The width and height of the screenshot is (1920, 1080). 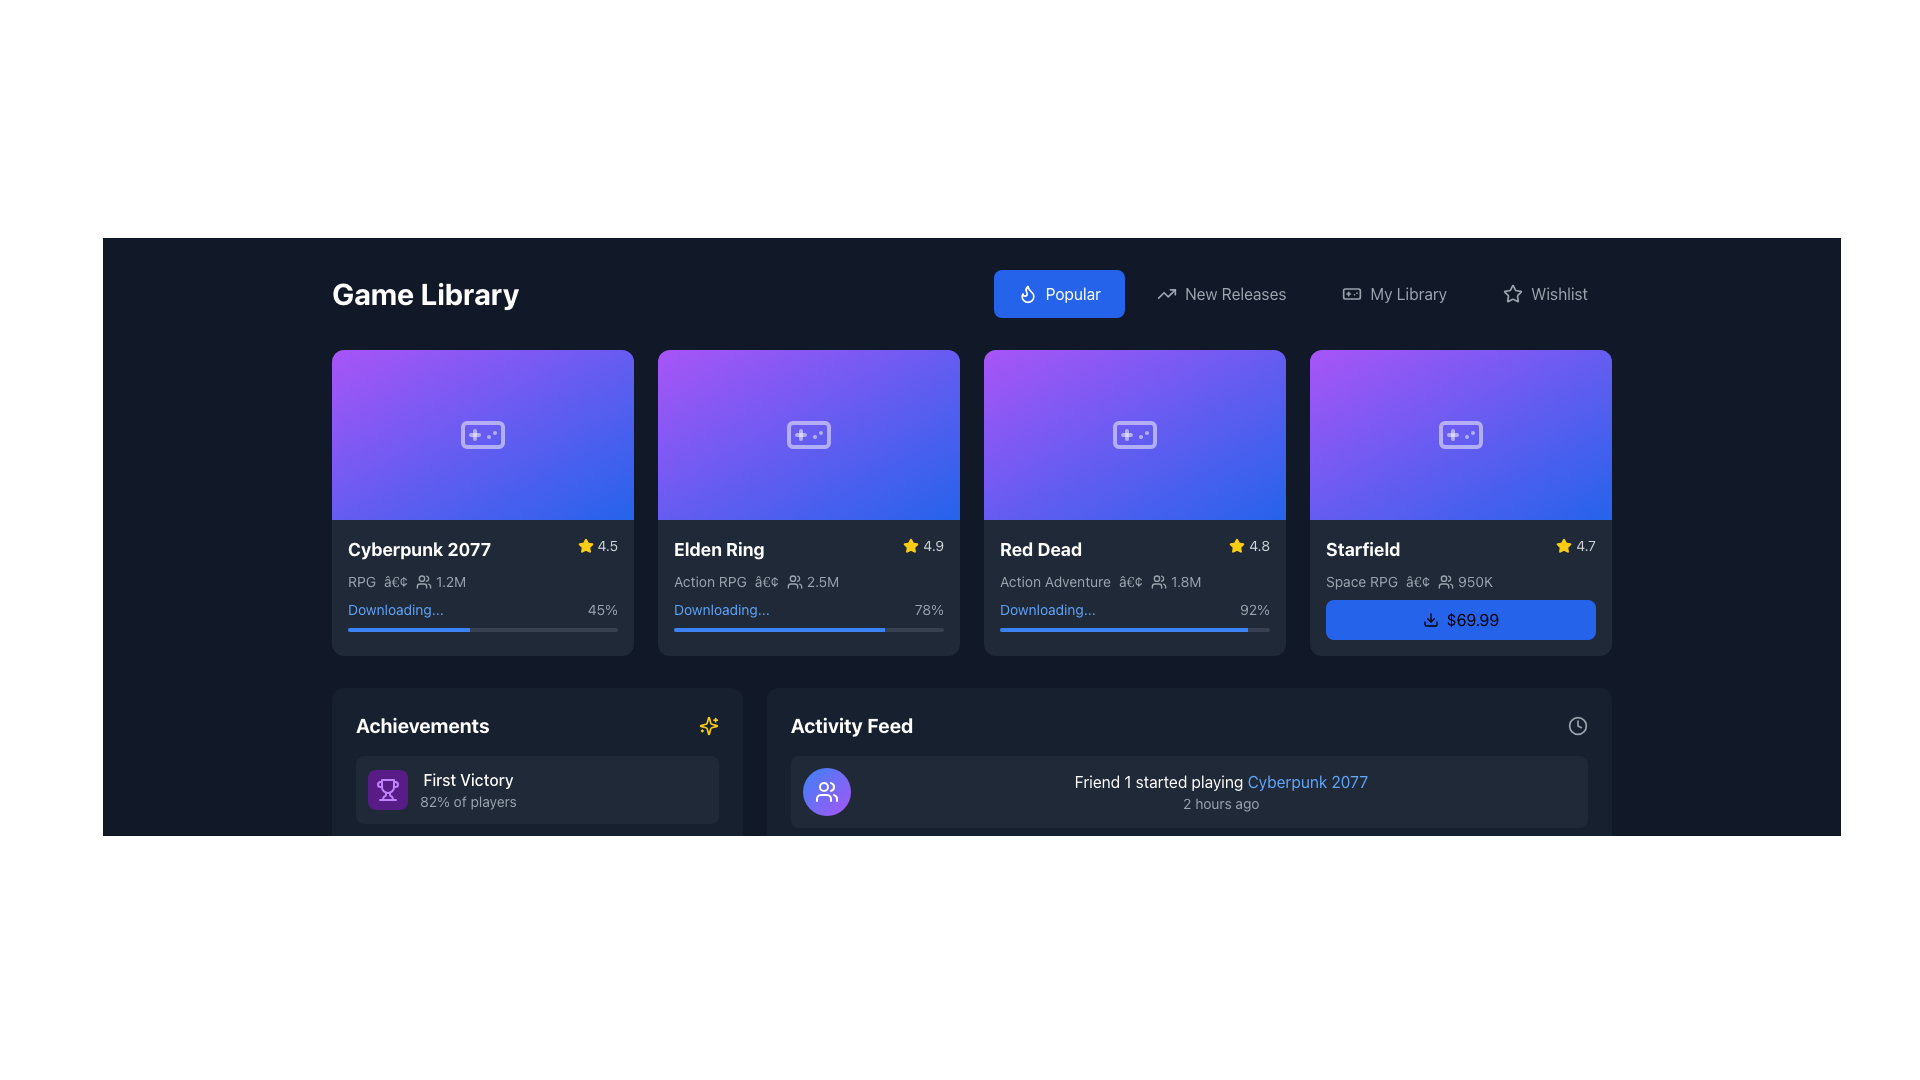 I want to click on the icon representing gaming content for 'Elden Ring' located in the second card from the left under the 'Game Library' section, so click(x=809, y=433).